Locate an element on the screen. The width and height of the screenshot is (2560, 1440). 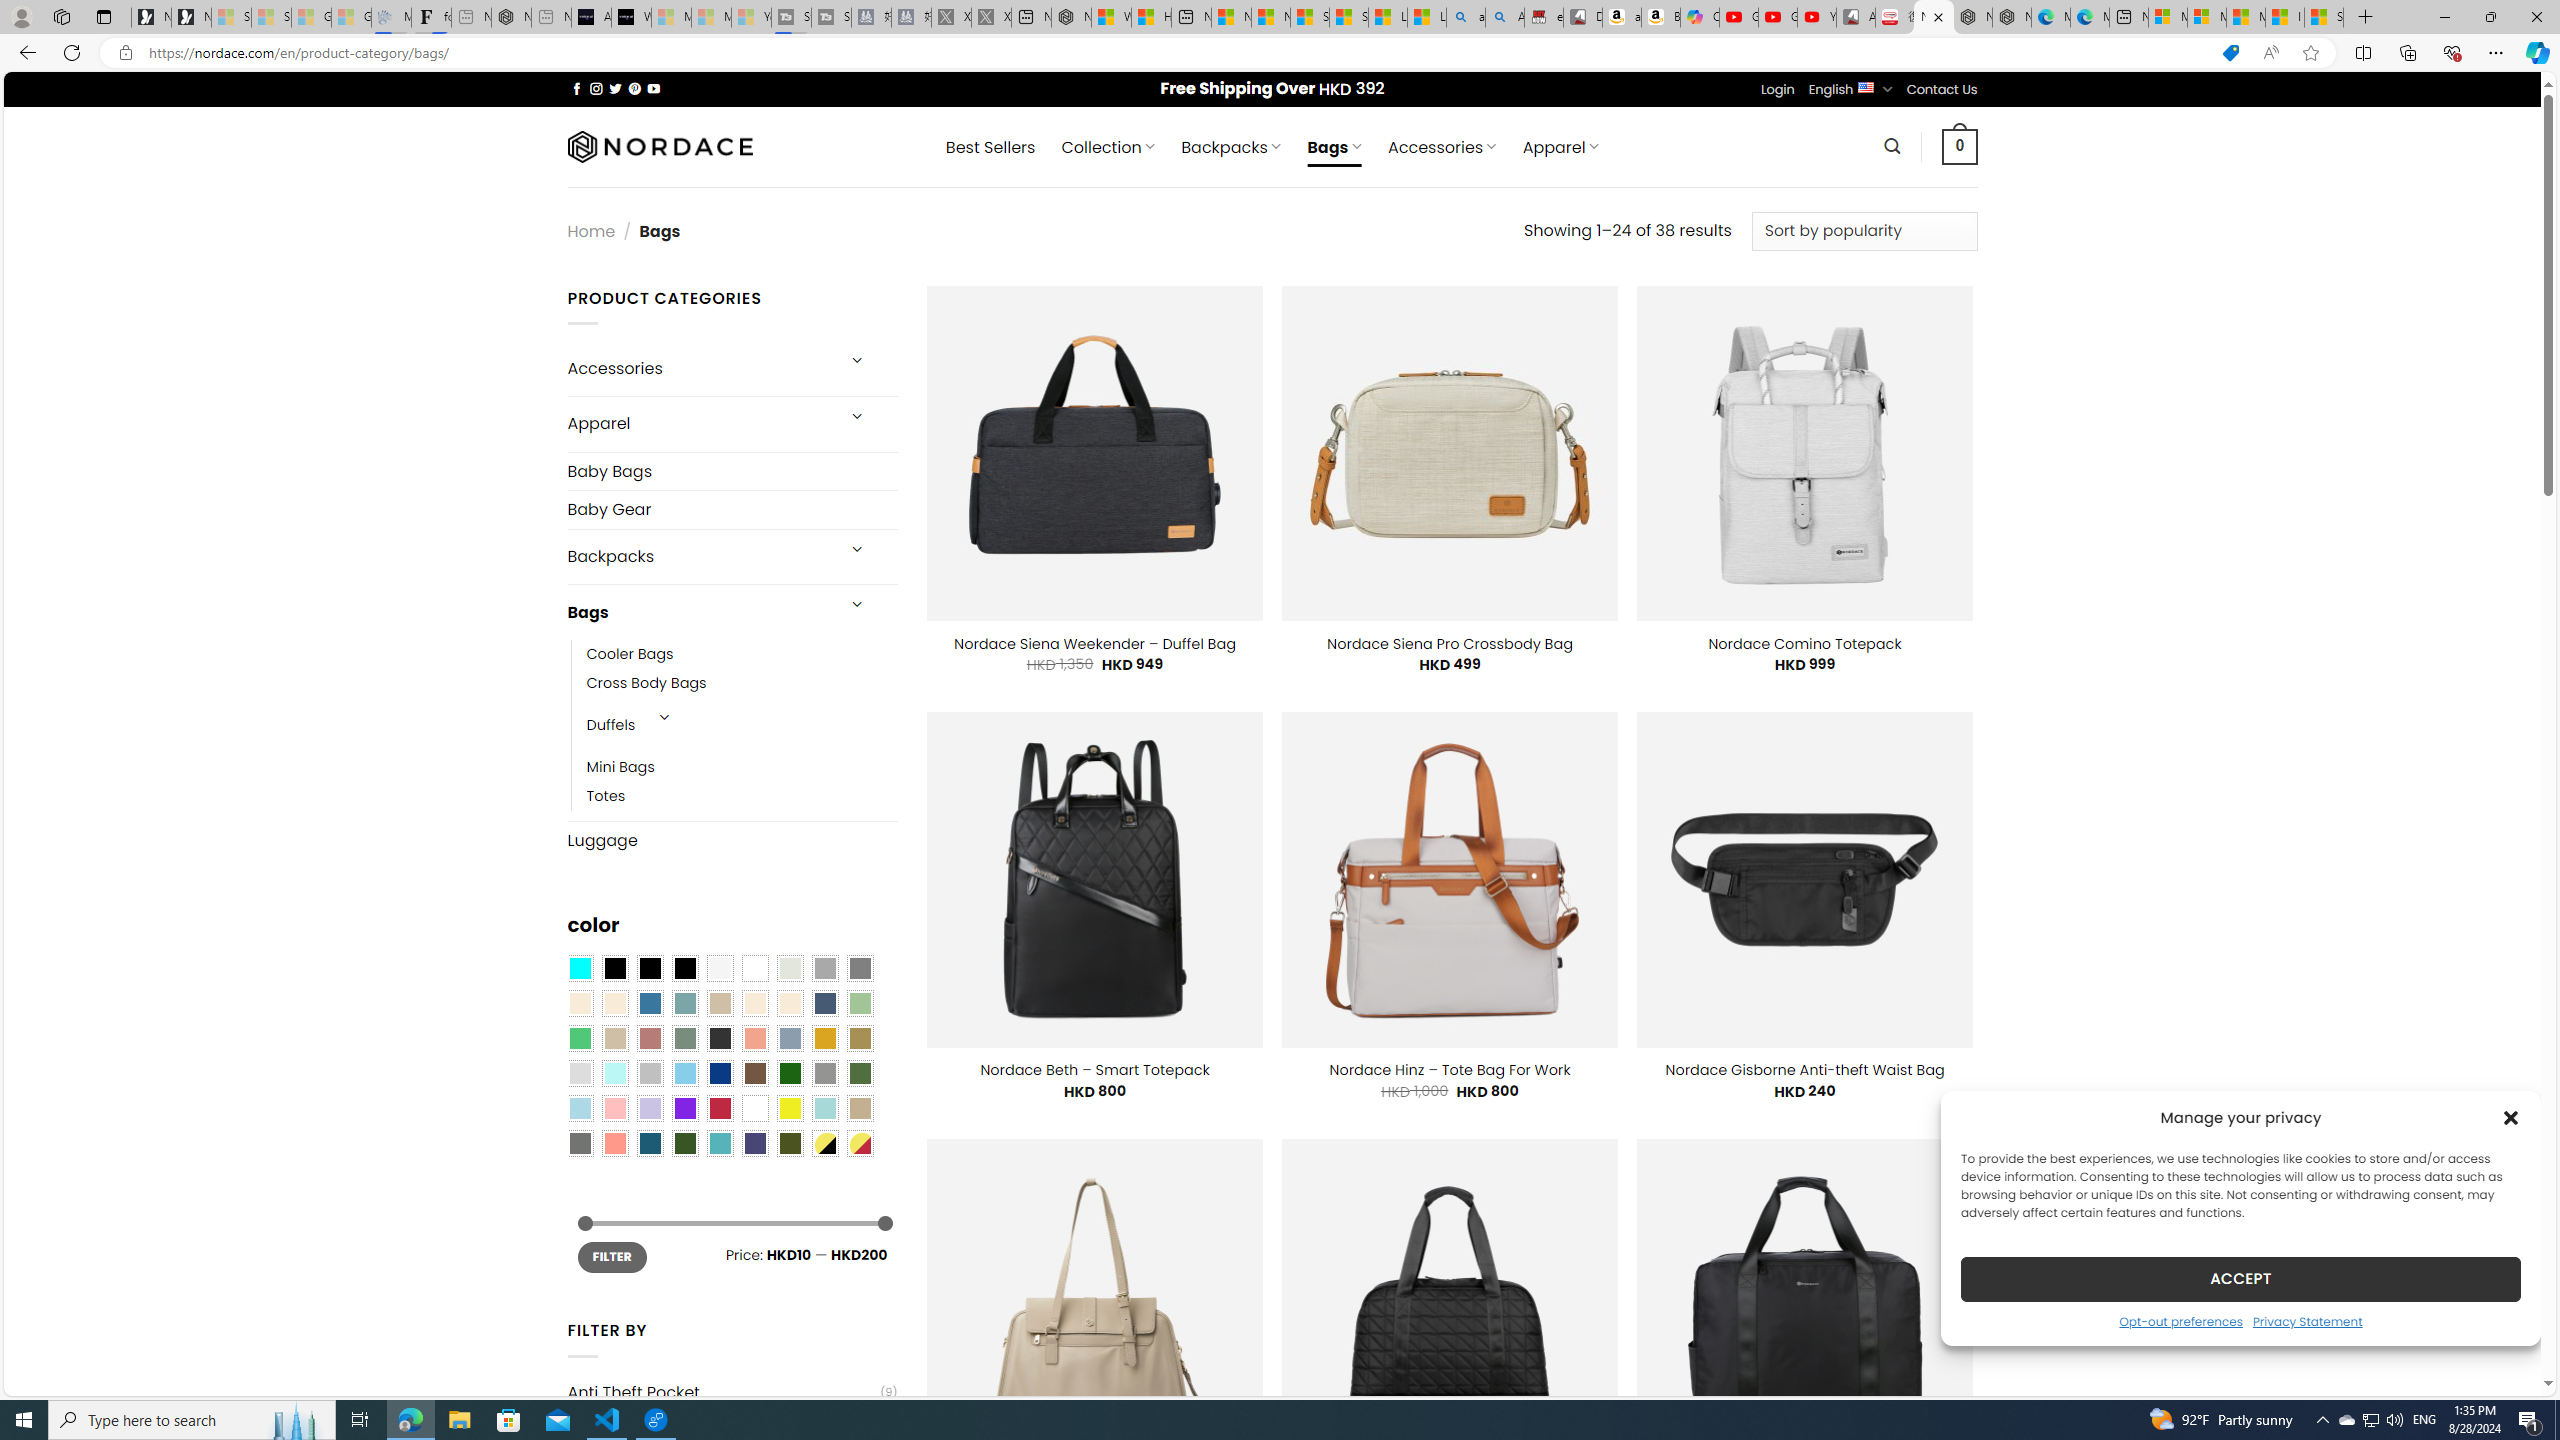
'Contact Us' is located at coordinates (1943, 89).